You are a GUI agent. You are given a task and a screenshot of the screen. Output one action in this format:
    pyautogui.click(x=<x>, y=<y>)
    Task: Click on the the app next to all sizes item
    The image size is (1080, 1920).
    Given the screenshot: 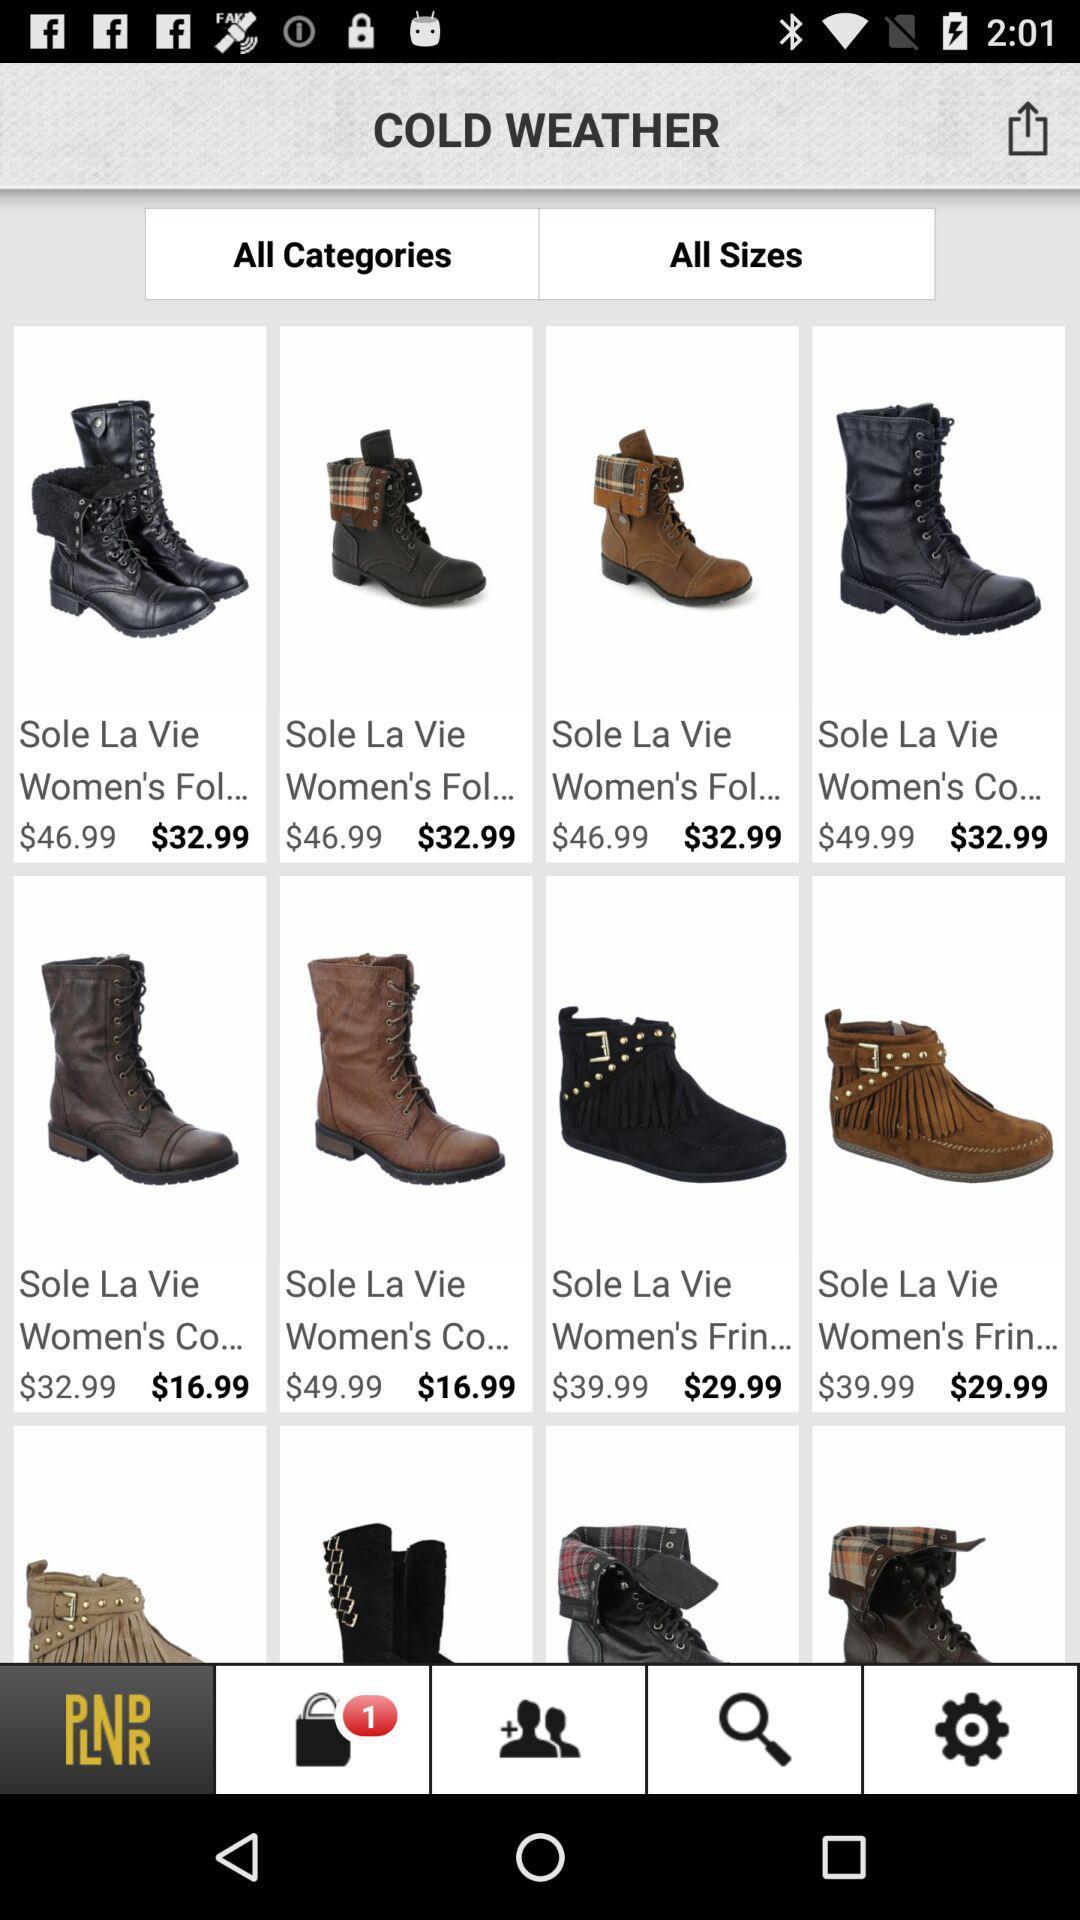 What is the action you would take?
    pyautogui.click(x=341, y=252)
    